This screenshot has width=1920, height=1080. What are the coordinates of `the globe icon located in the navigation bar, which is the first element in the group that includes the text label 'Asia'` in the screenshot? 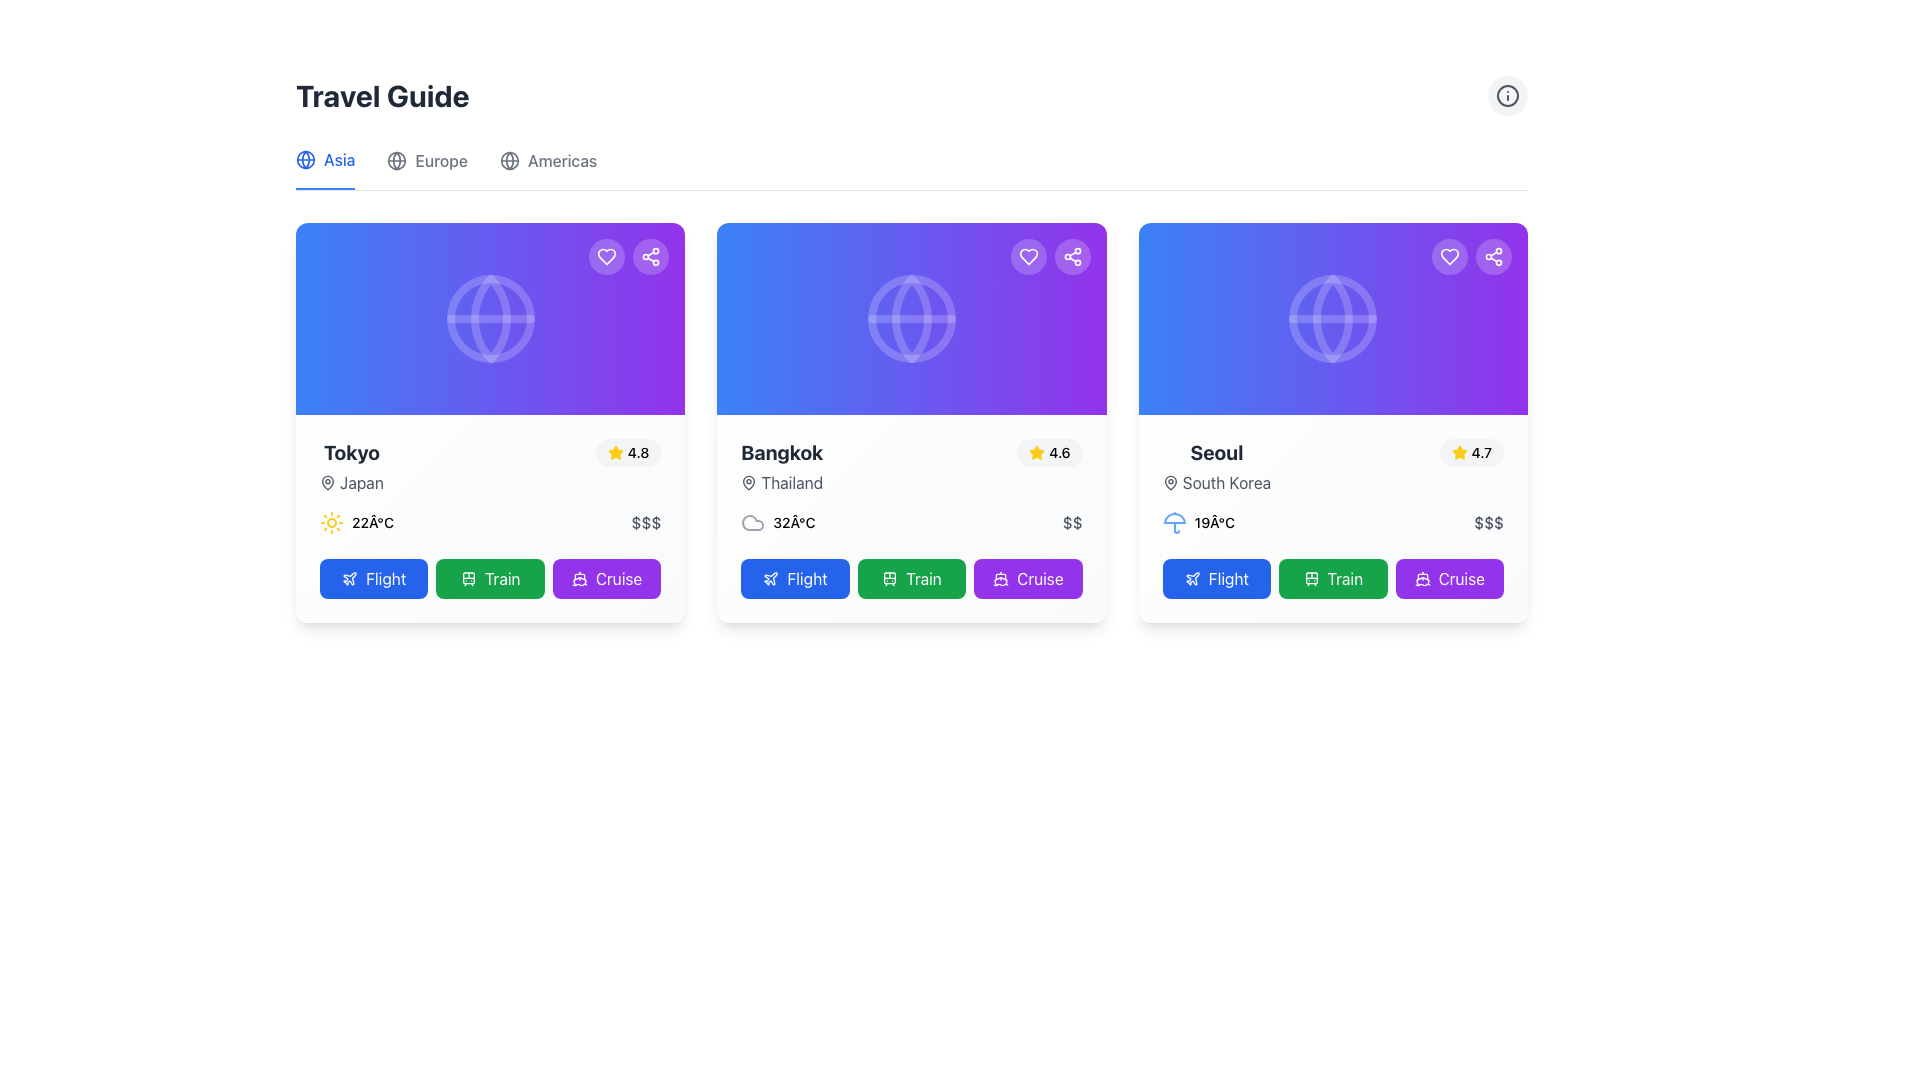 It's located at (305, 158).